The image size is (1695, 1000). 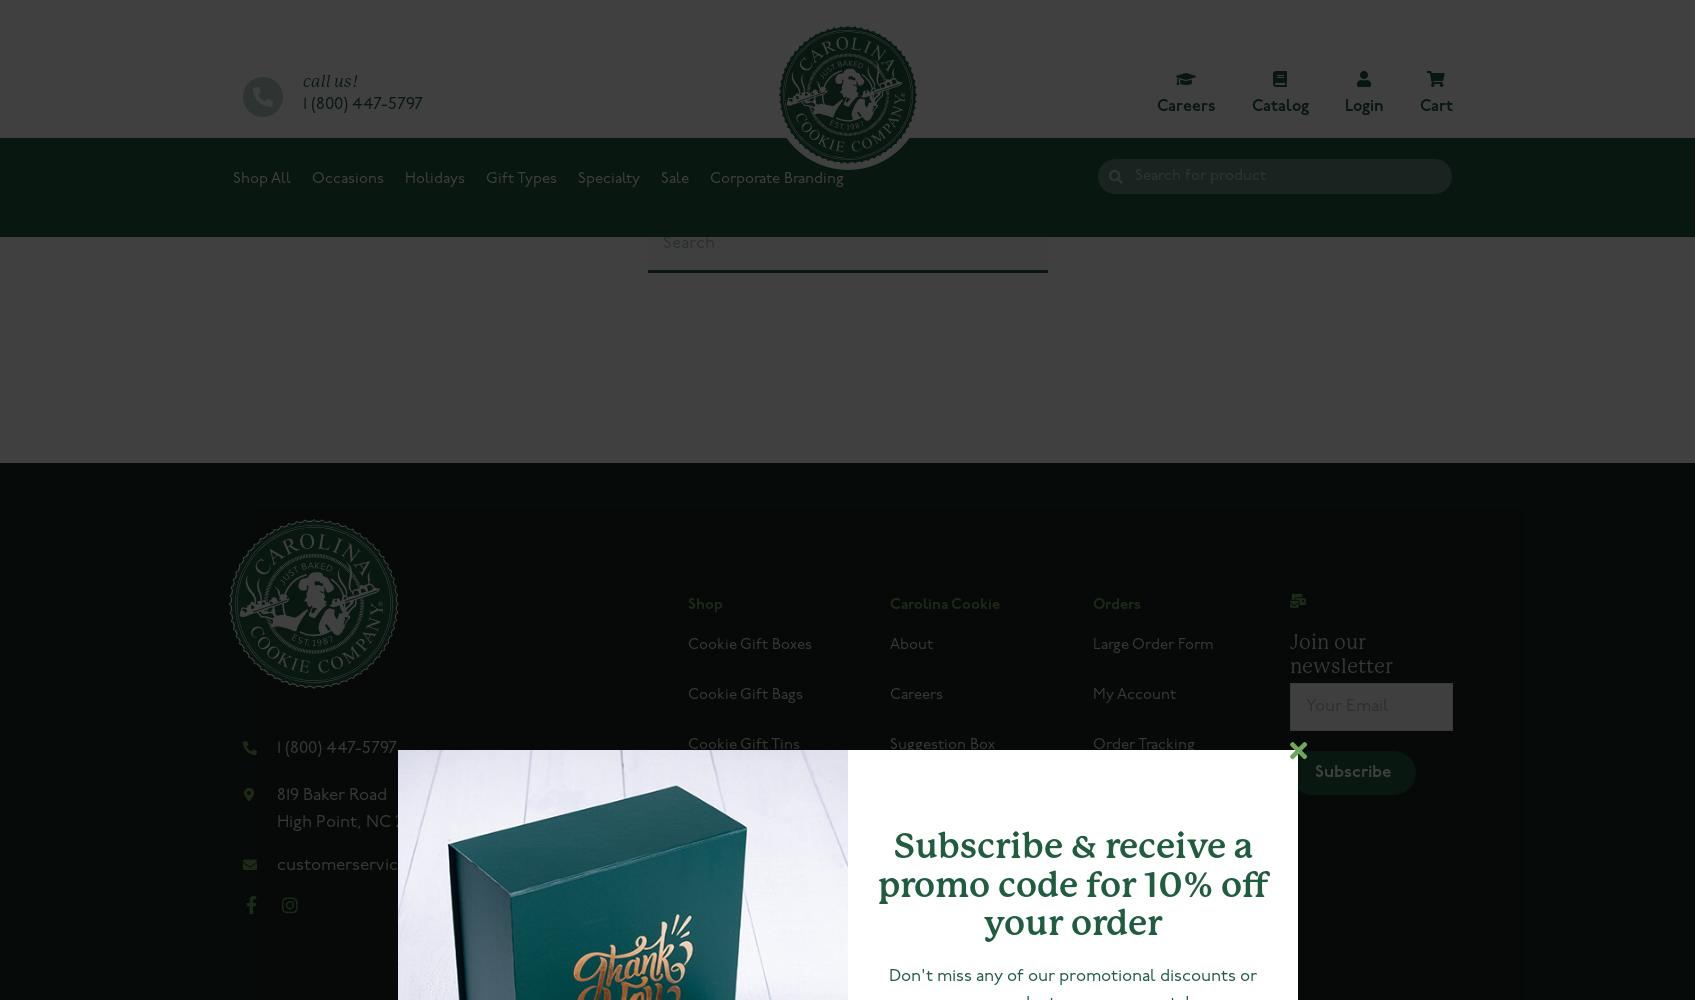 I want to click on 'Order Tracking', so click(x=1141, y=744).